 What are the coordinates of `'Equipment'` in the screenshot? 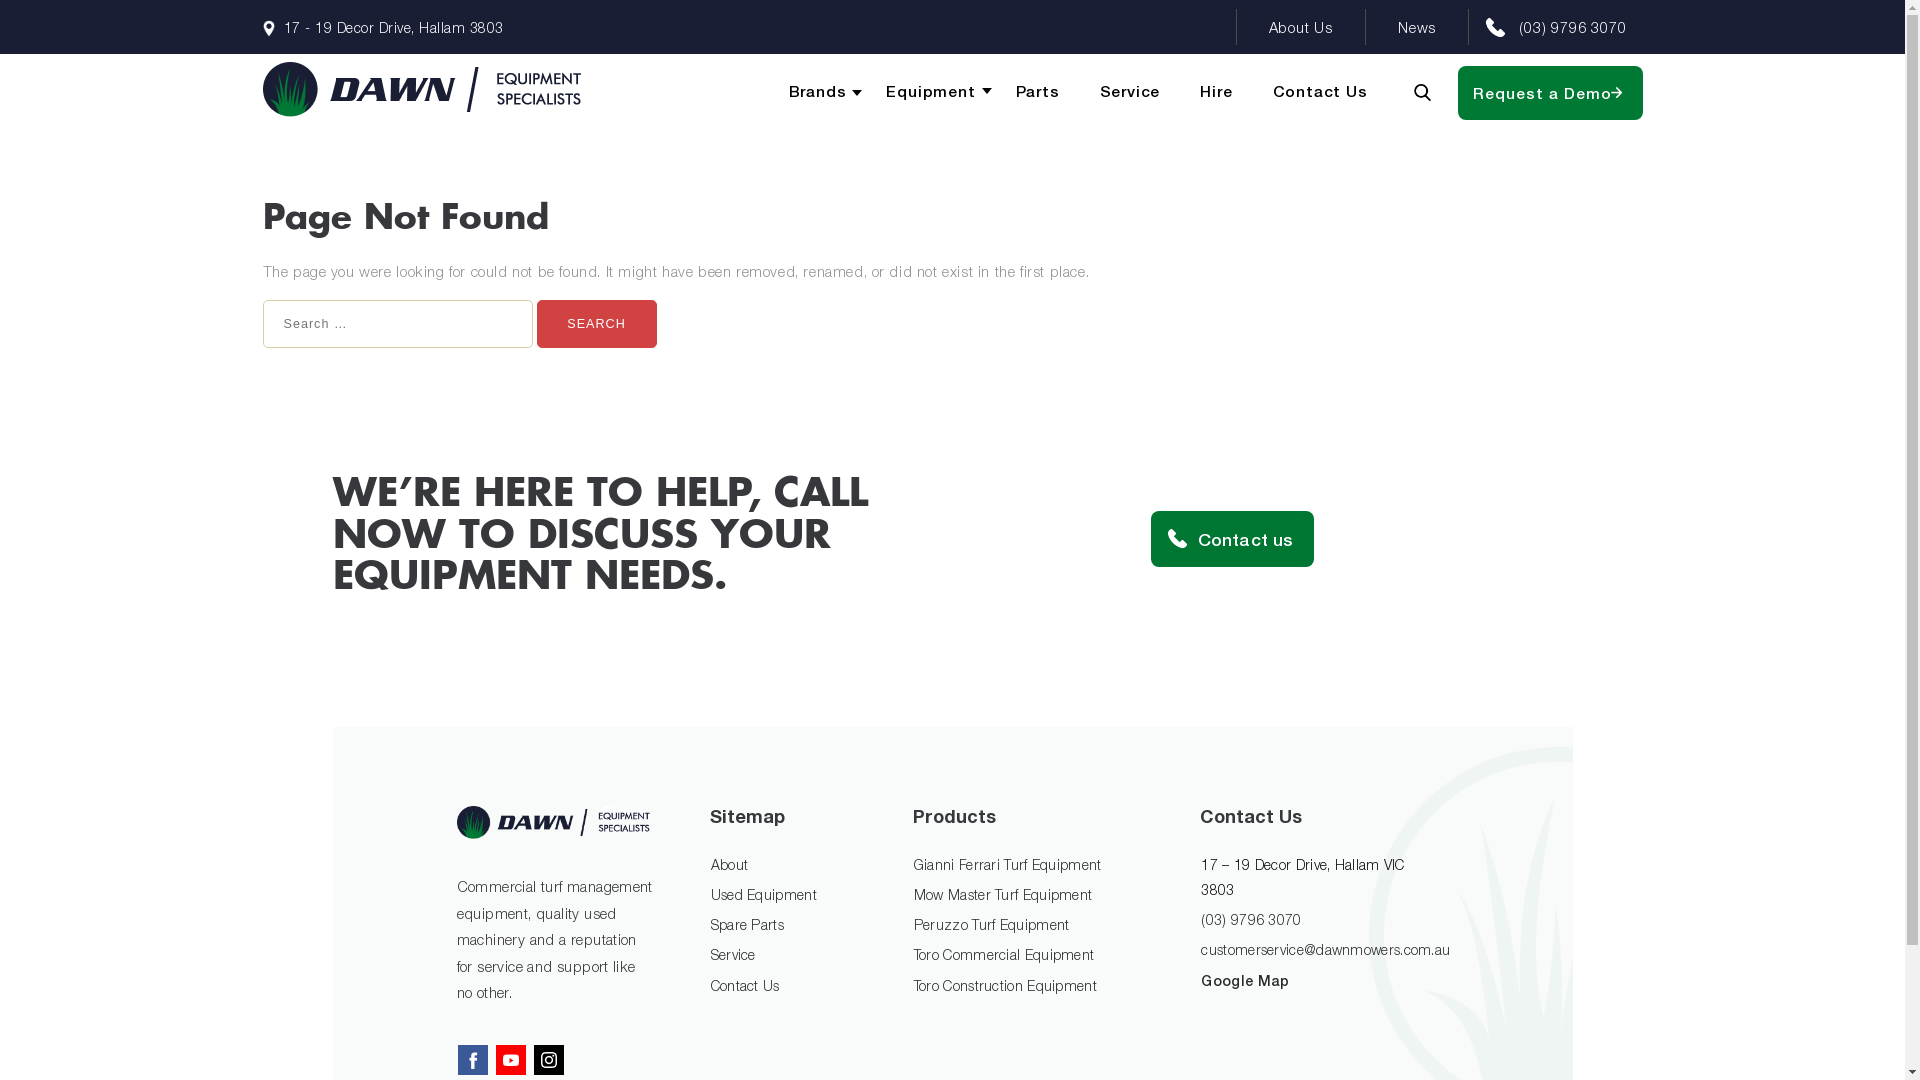 It's located at (929, 92).